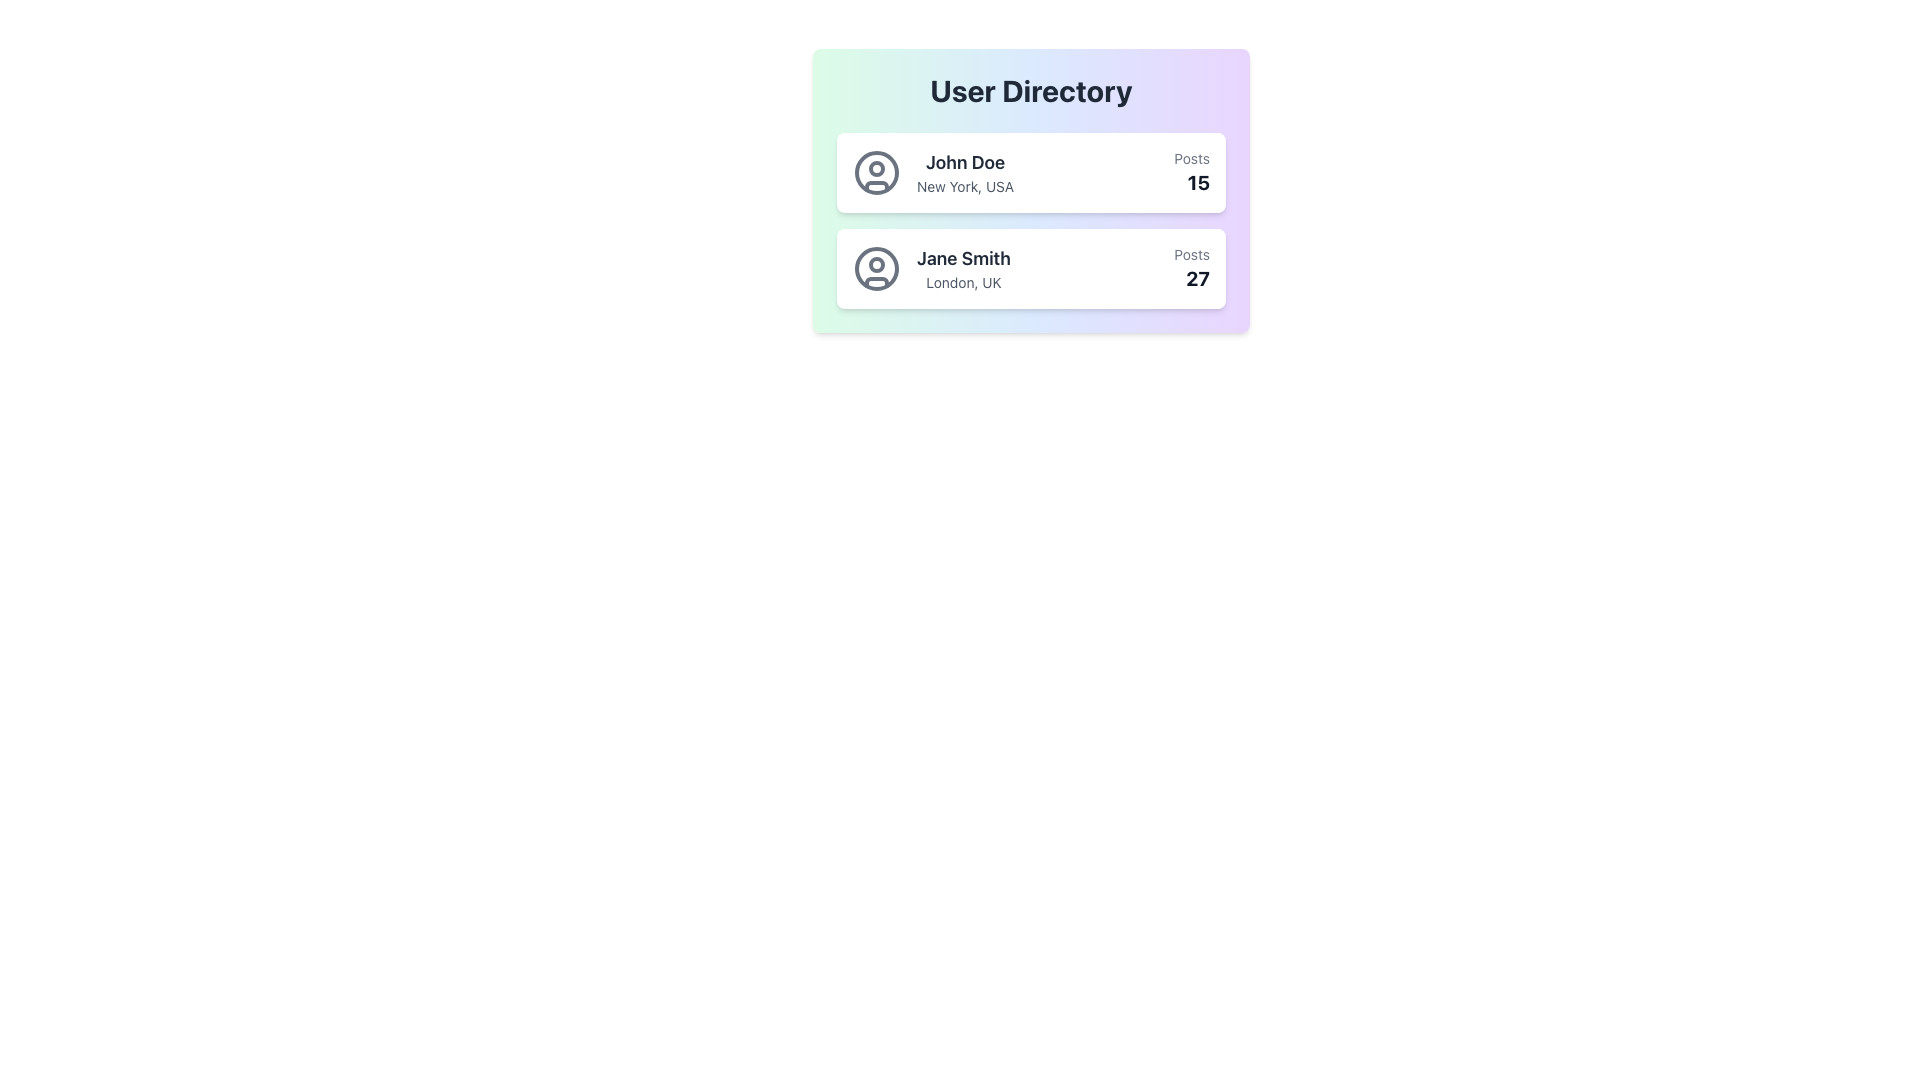 The height and width of the screenshot is (1080, 1920). Describe the element at coordinates (1192, 172) in the screenshot. I see `the static text display showing the number of posts for the user 'John Doe', located at the top right corner of the user card` at that location.